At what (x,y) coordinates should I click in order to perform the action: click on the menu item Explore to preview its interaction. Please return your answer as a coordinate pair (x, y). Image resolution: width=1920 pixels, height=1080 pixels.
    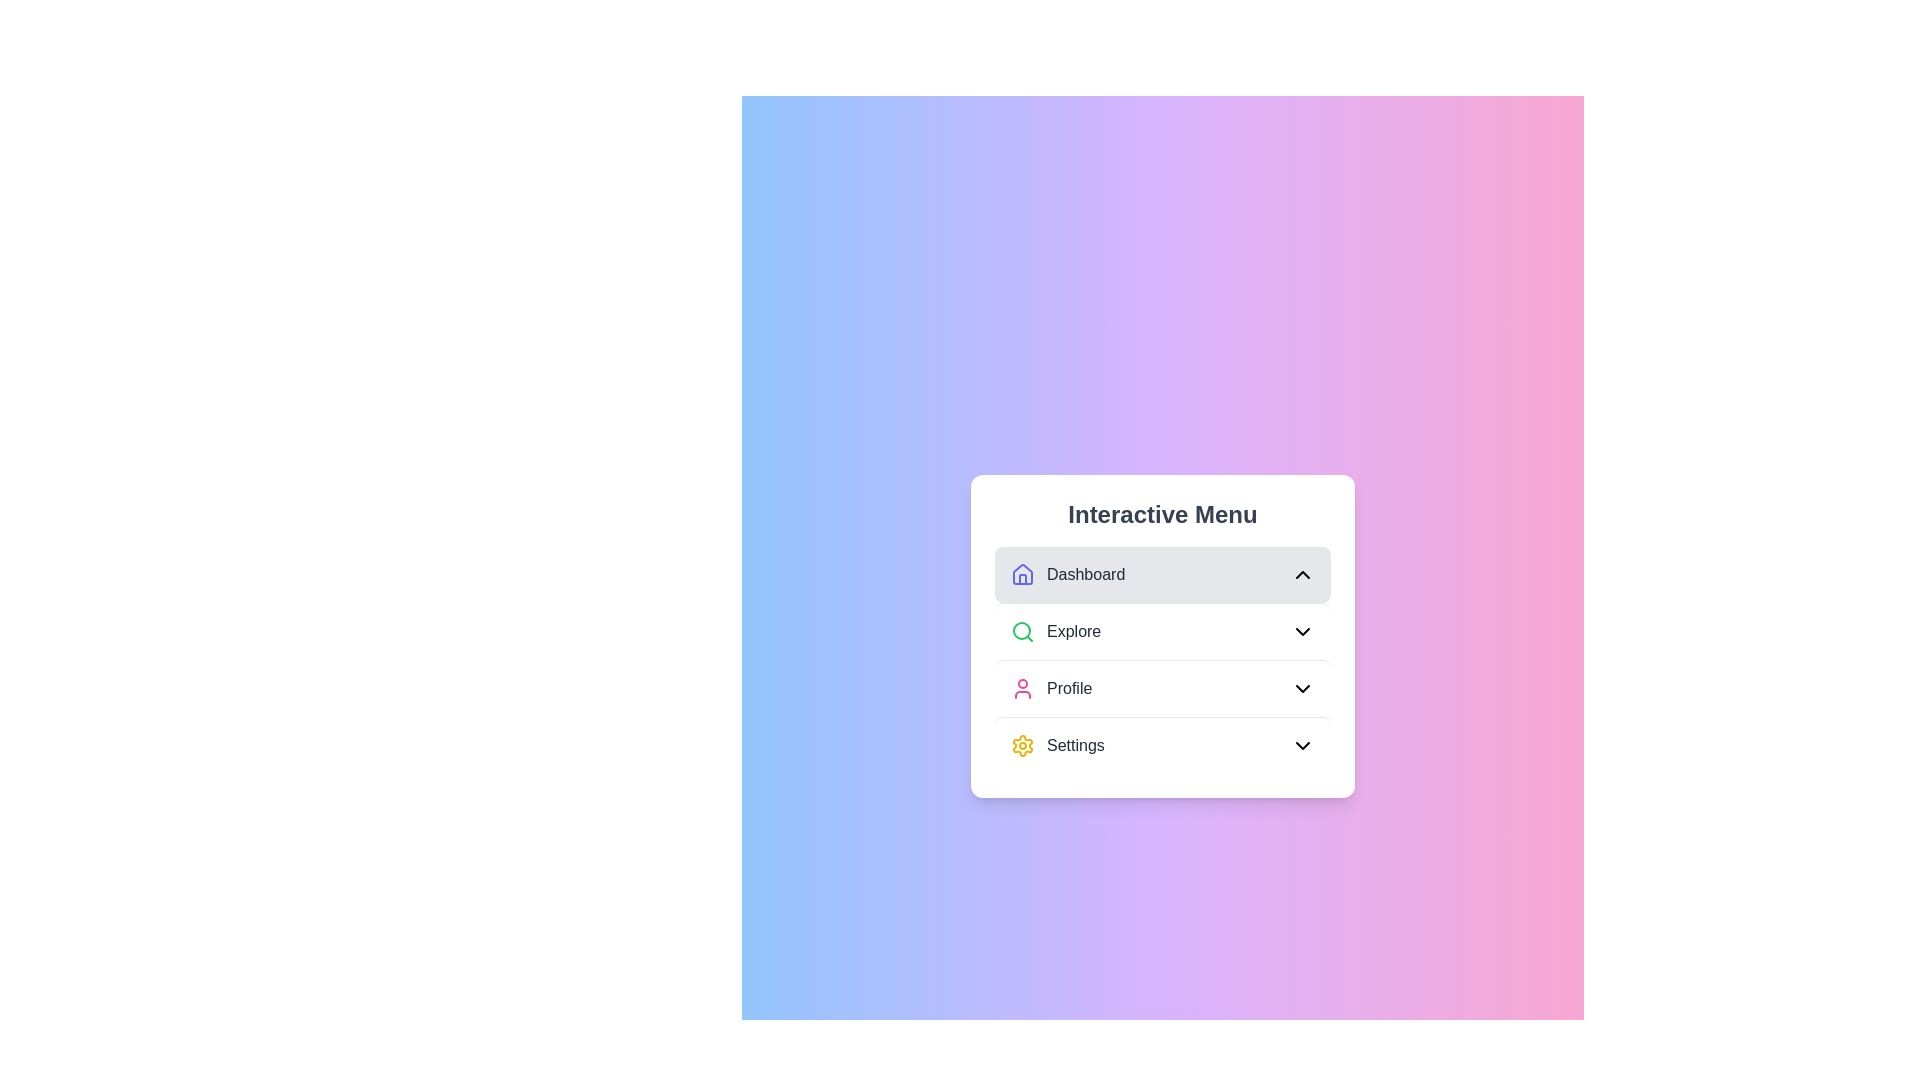
    Looking at the image, I should click on (1162, 631).